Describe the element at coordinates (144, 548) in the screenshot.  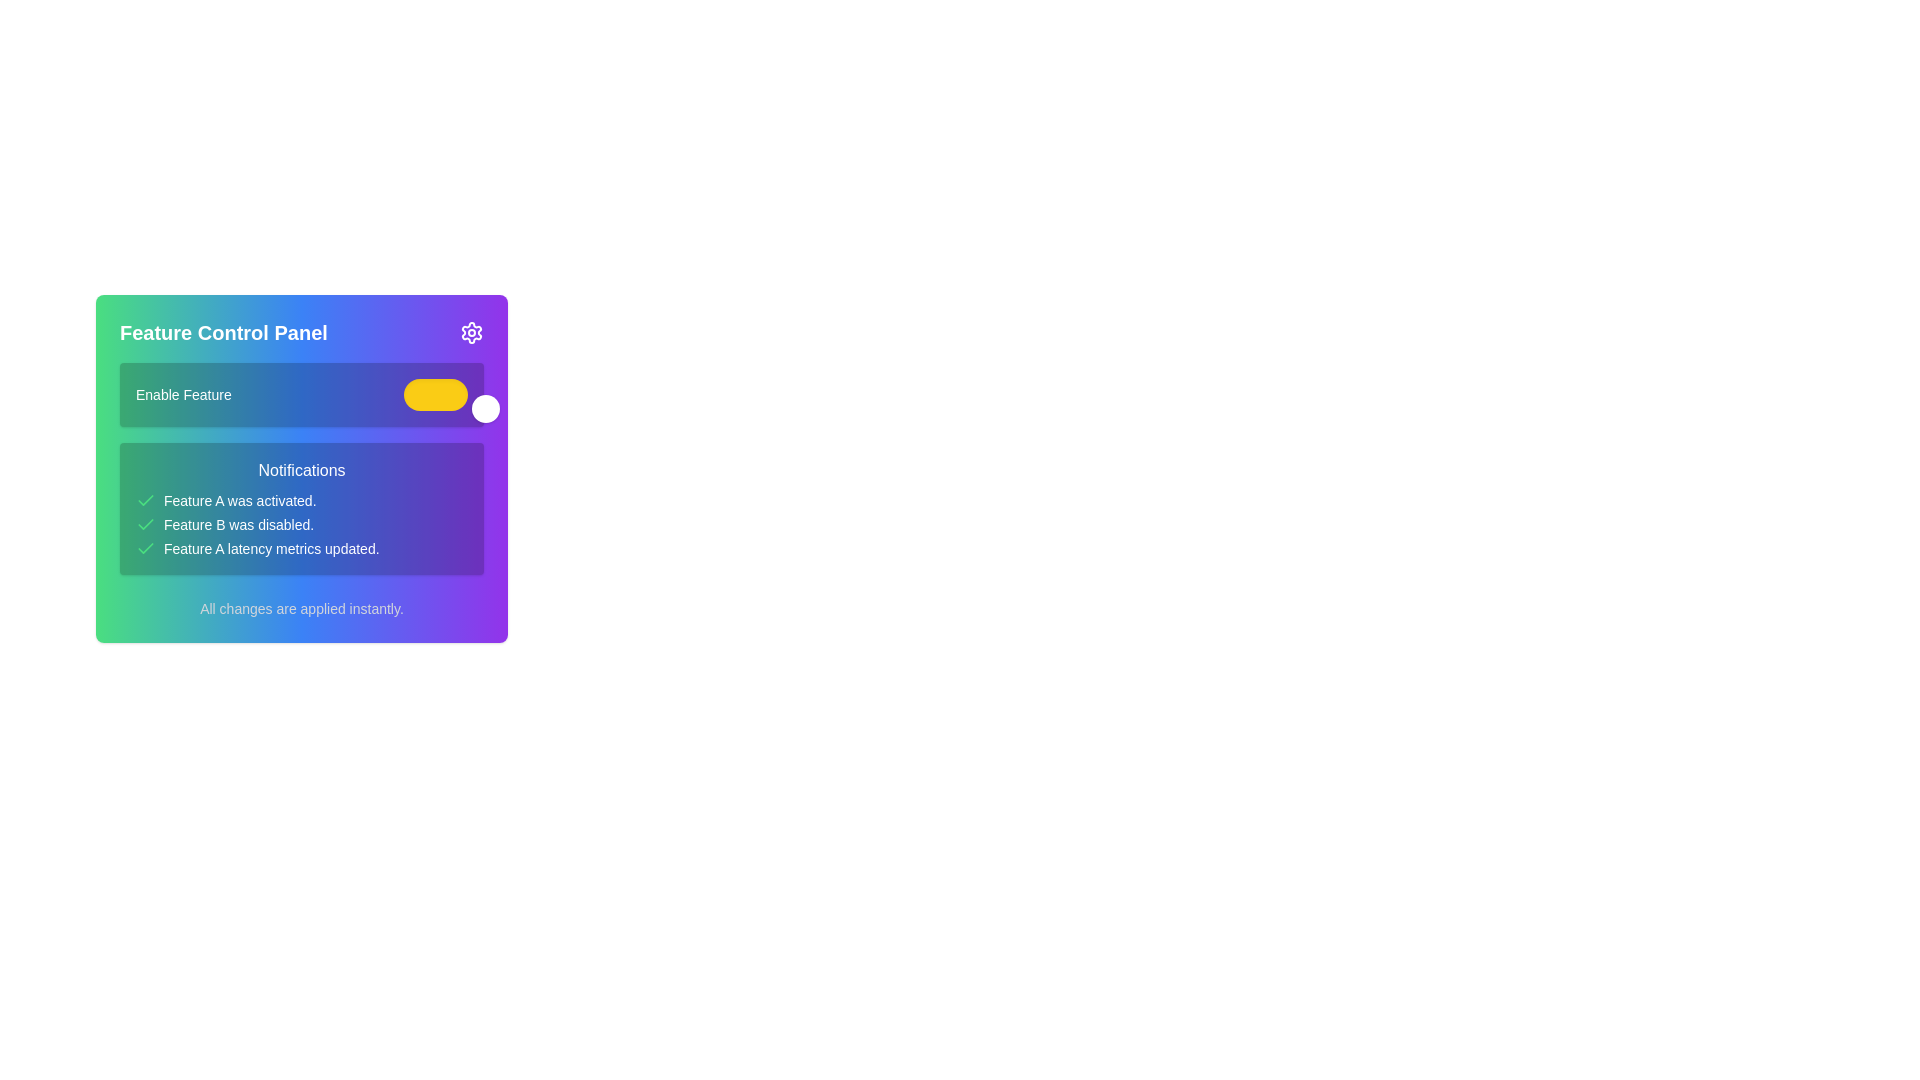
I see `the success icon indicating 'Feature A latency metrics updated' located in the Notifications section, positioned to the left of the corresponding text` at that location.